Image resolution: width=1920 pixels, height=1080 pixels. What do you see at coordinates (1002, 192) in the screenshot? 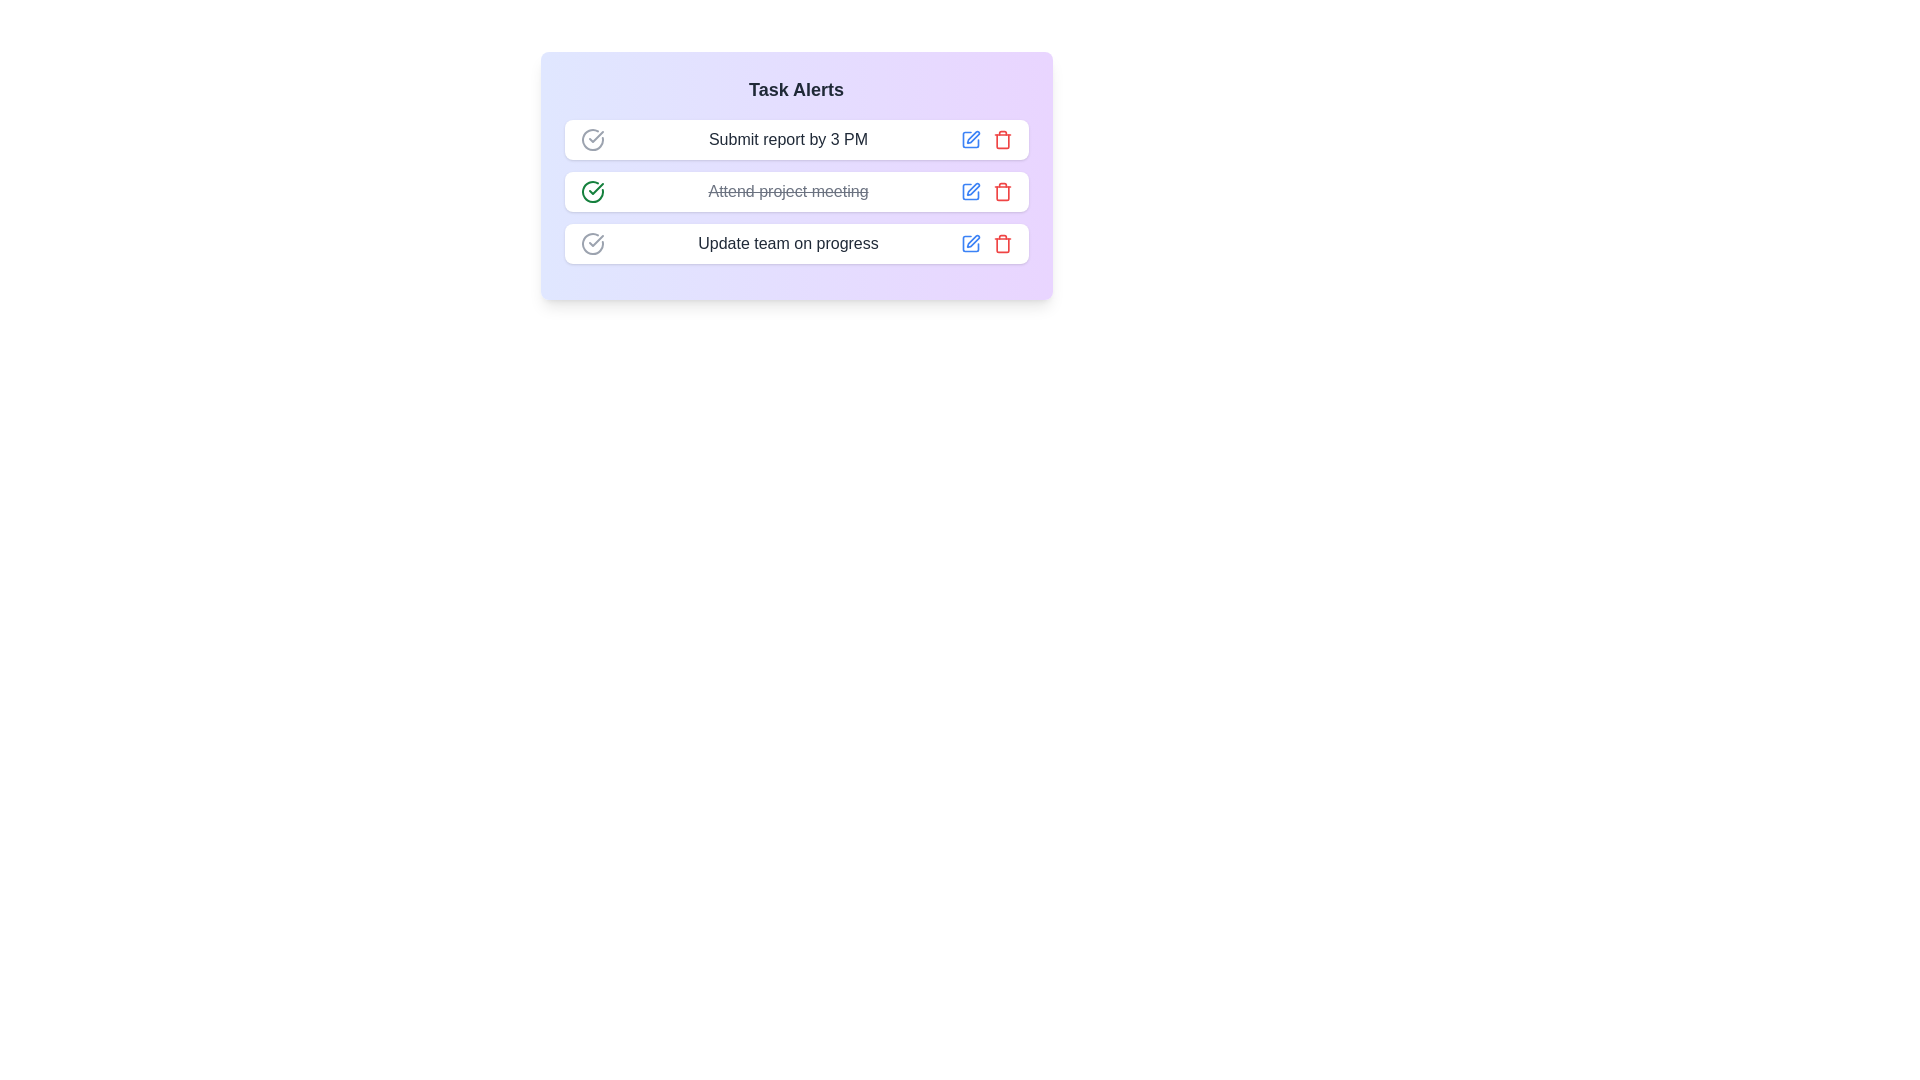
I see `the trash icon of the task with text 'Attend project meeting' to delete it` at bounding box center [1002, 192].